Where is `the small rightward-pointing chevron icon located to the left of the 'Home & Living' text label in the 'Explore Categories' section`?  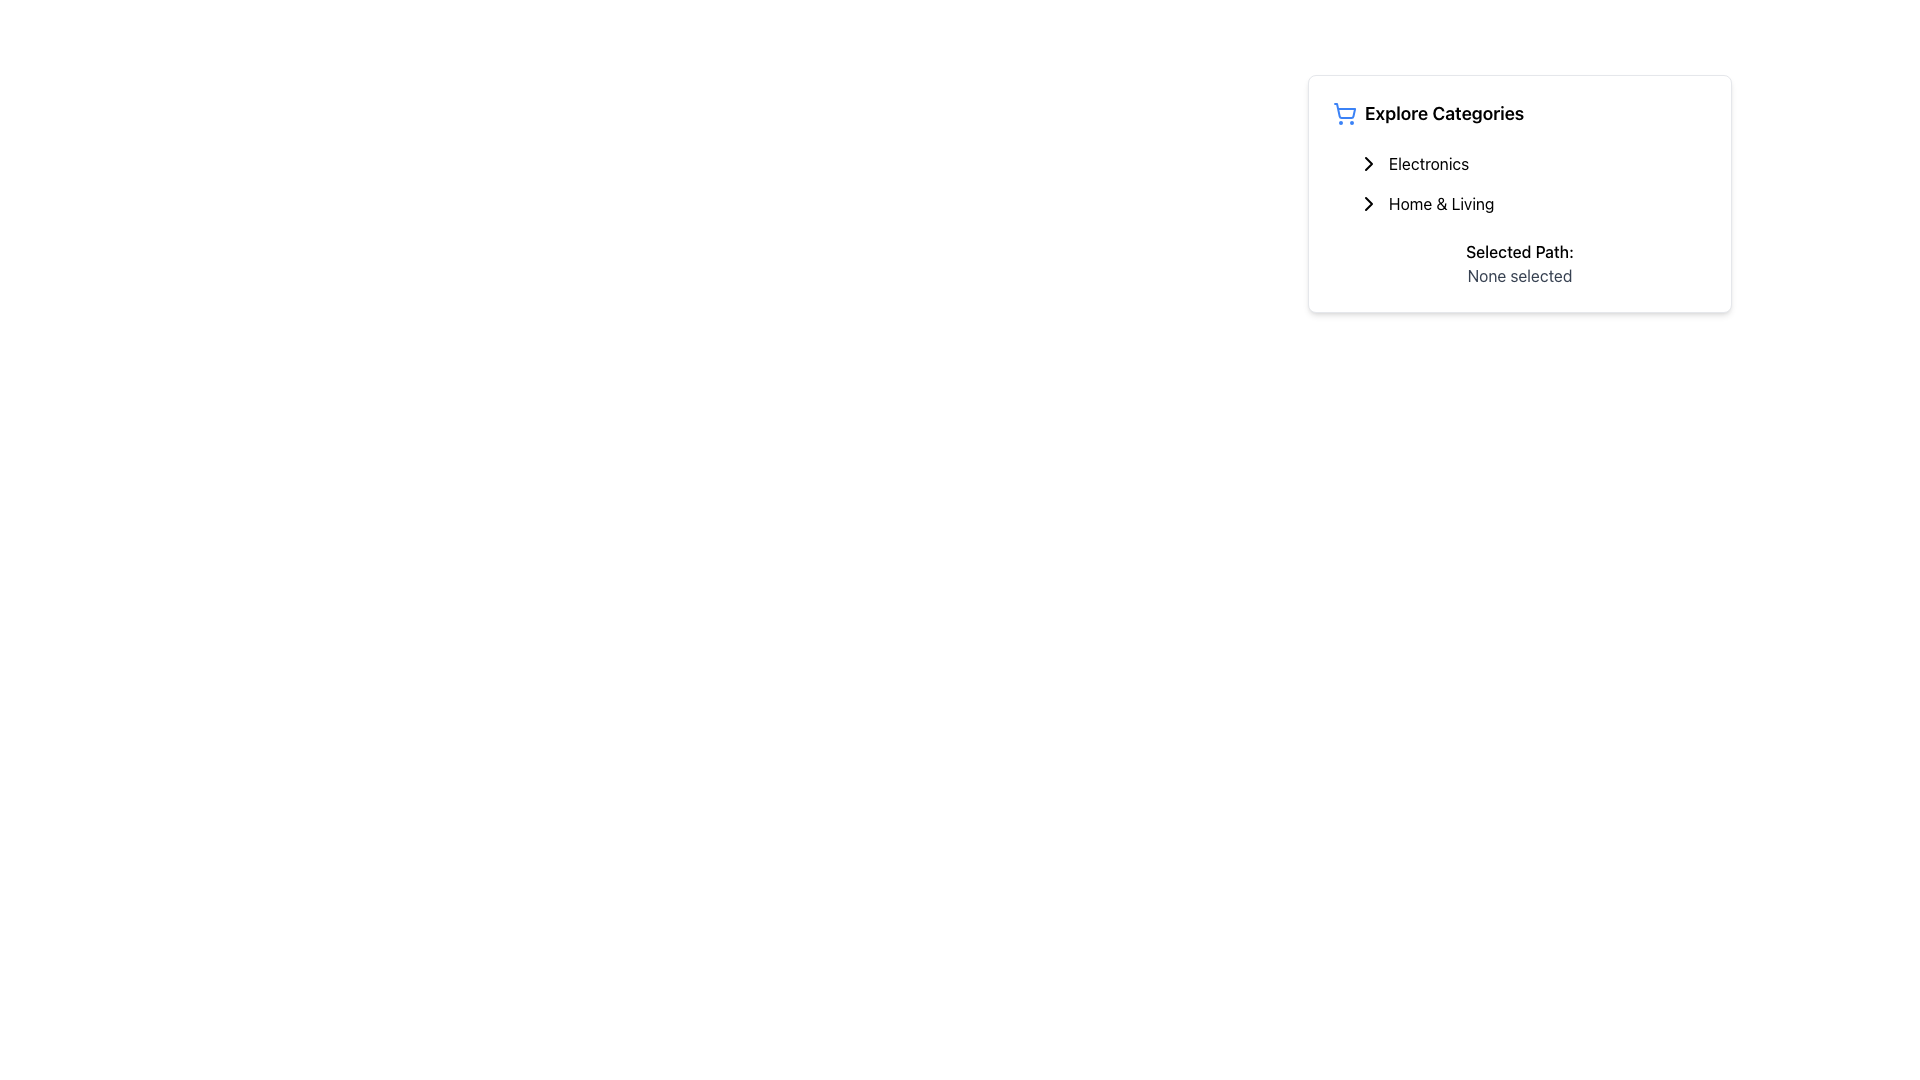
the small rightward-pointing chevron icon located to the left of the 'Home & Living' text label in the 'Explore Categories' section is located at coordinates (1367, 204).